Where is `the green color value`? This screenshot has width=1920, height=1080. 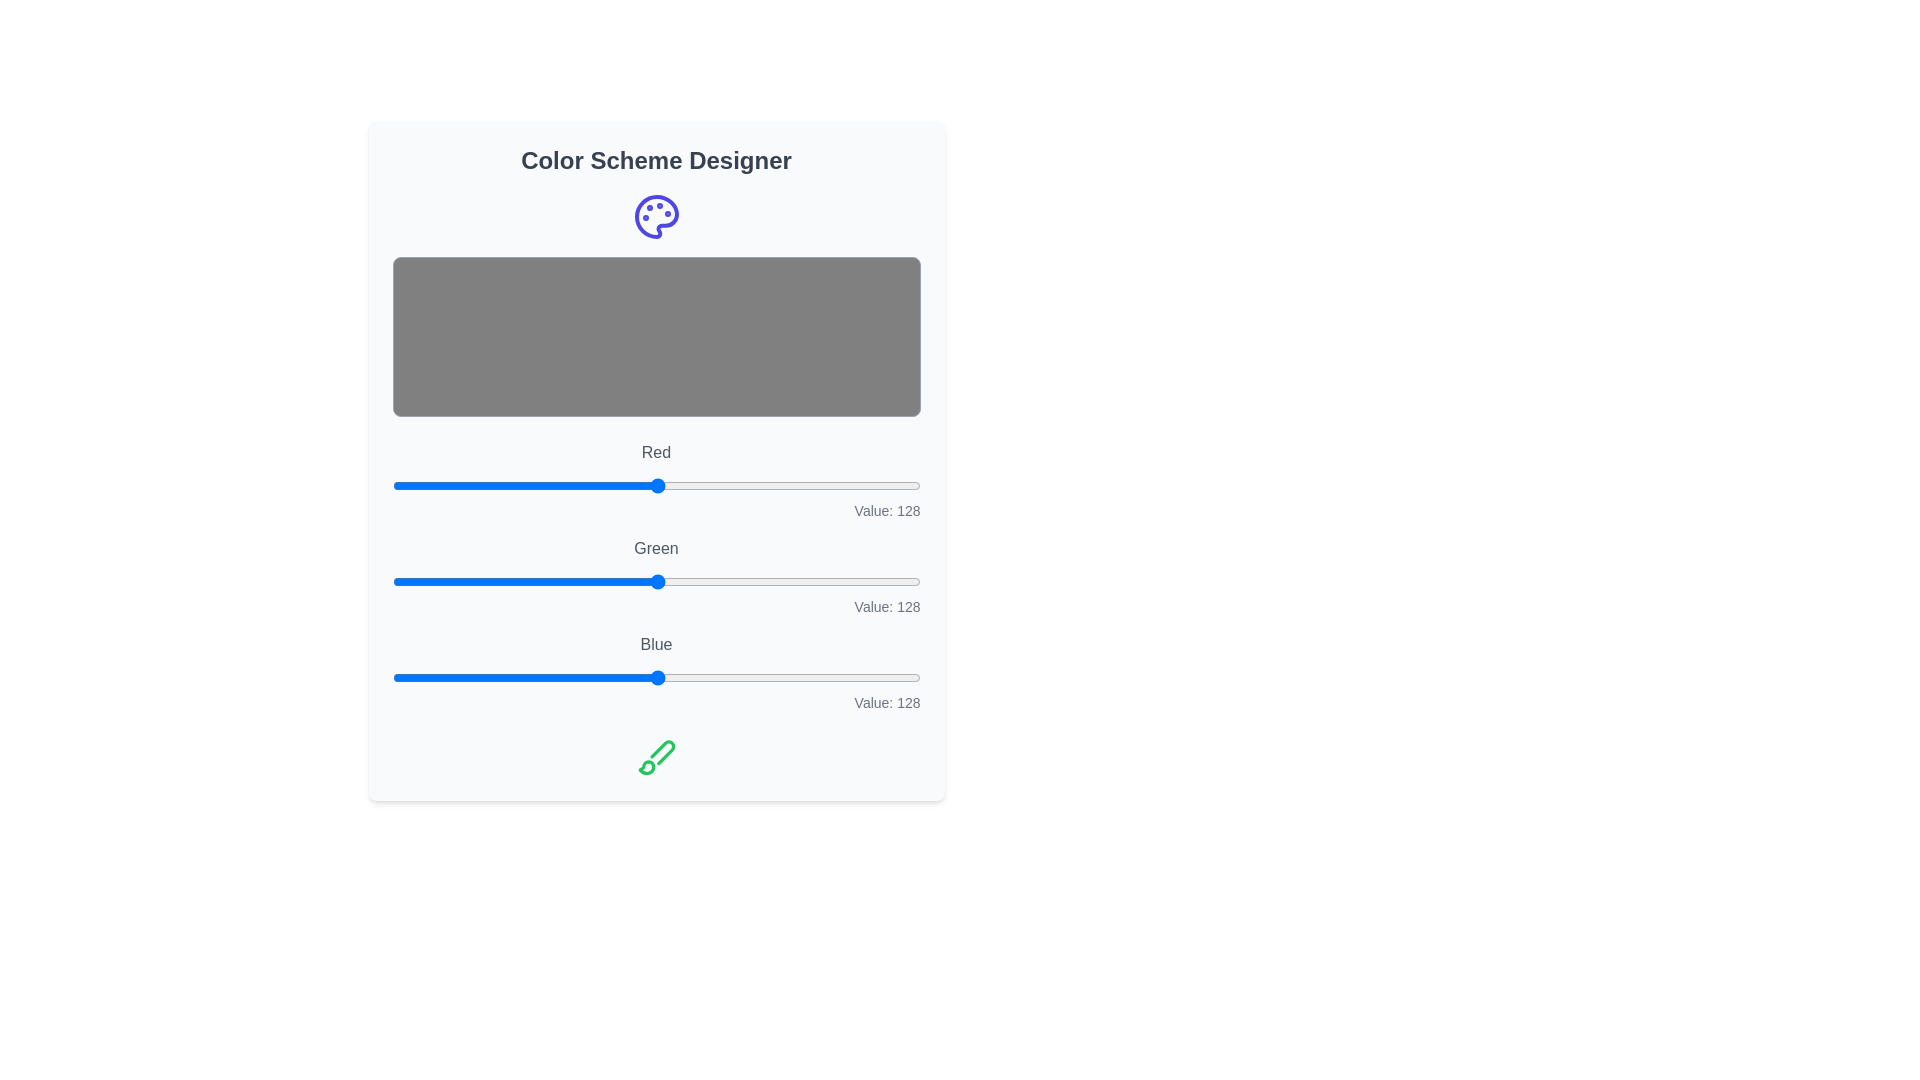 the green color value is located at coordinates (678, 582).